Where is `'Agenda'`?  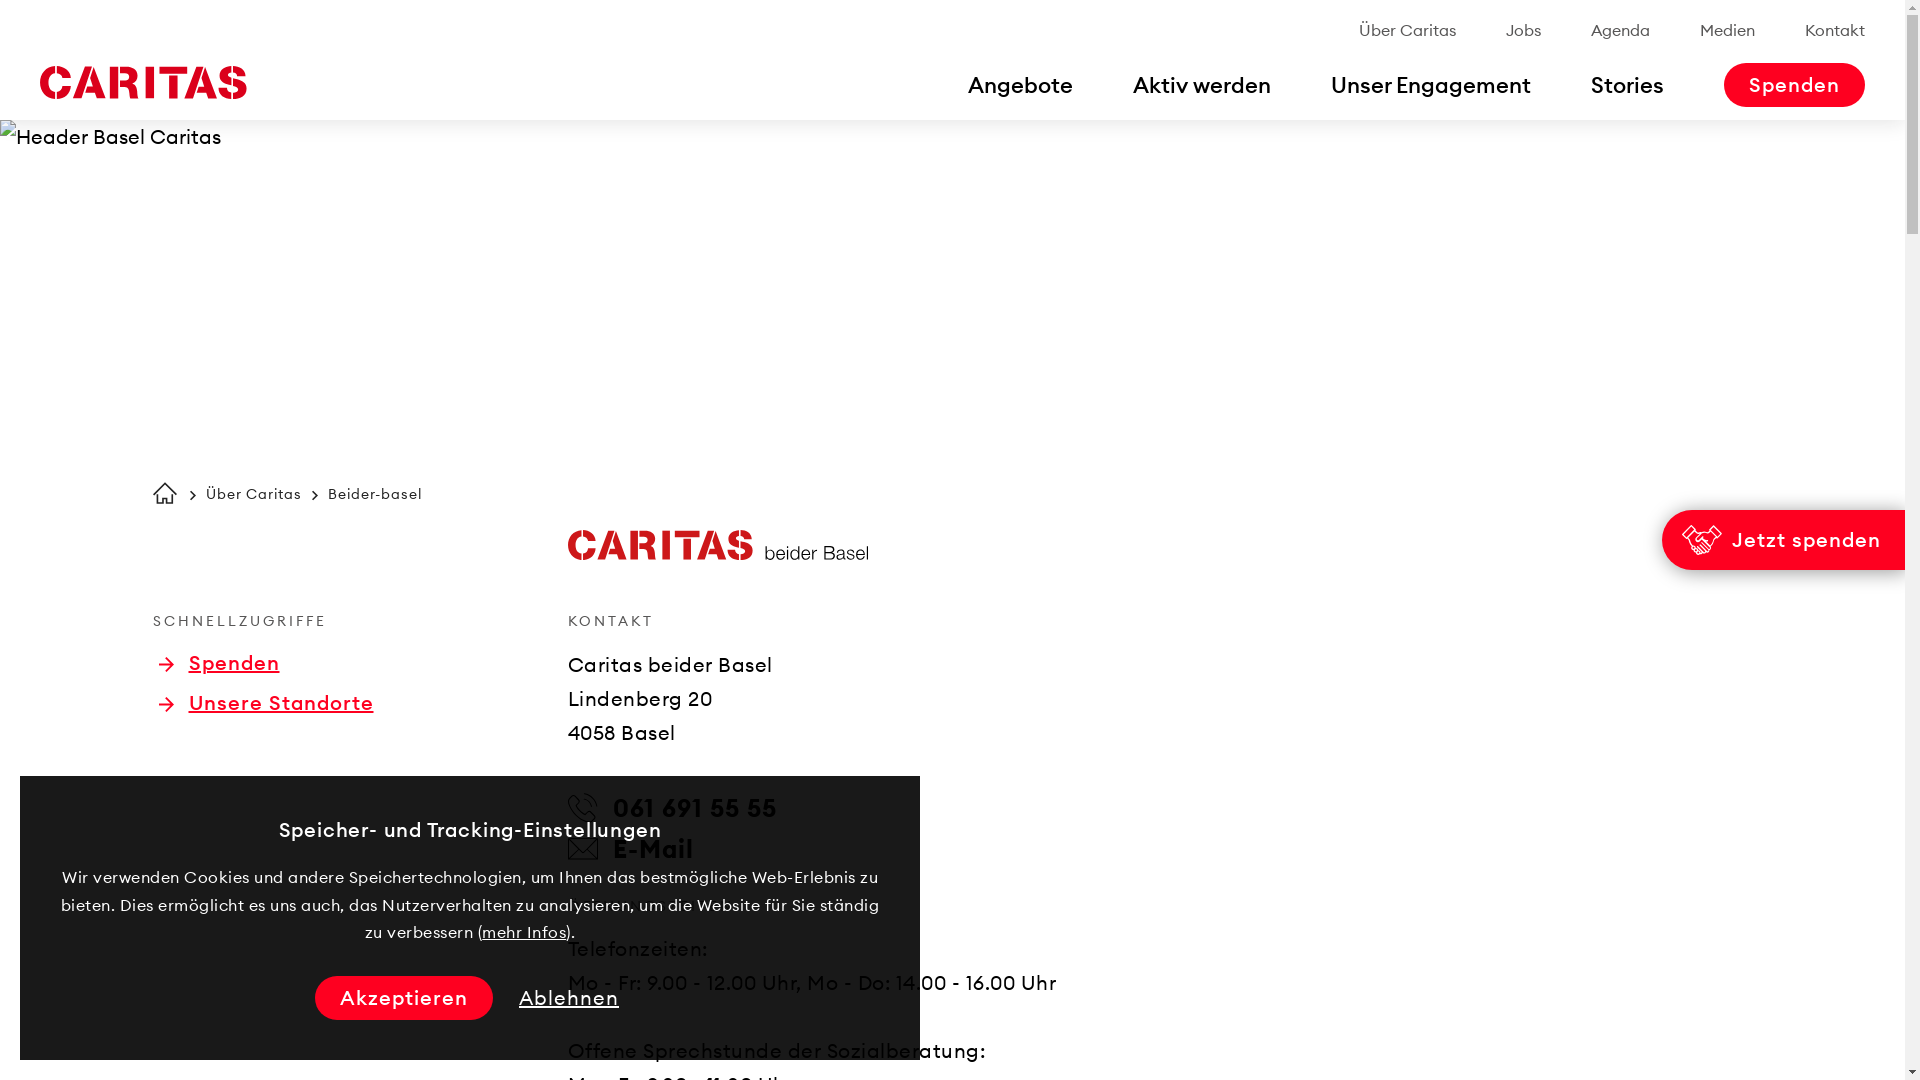
'Agenda' is located at coordinates (1620, 30).